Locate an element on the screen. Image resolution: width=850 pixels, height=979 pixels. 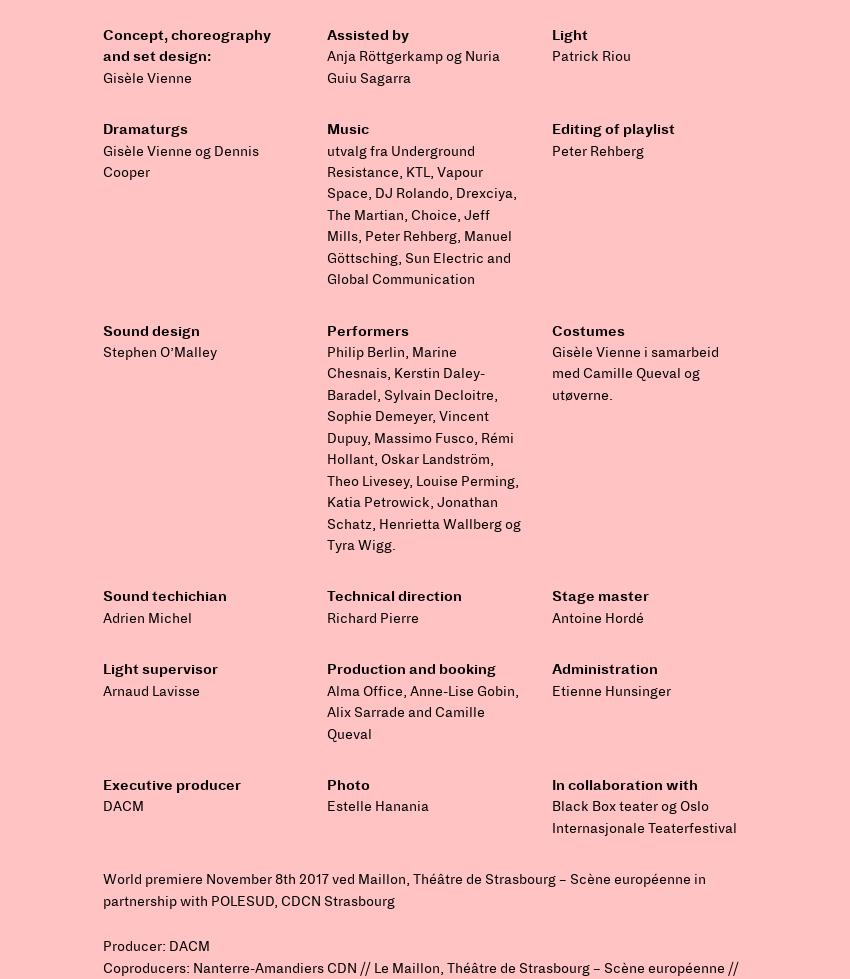
'In collaboration with' is located at coordinates (624, 784).